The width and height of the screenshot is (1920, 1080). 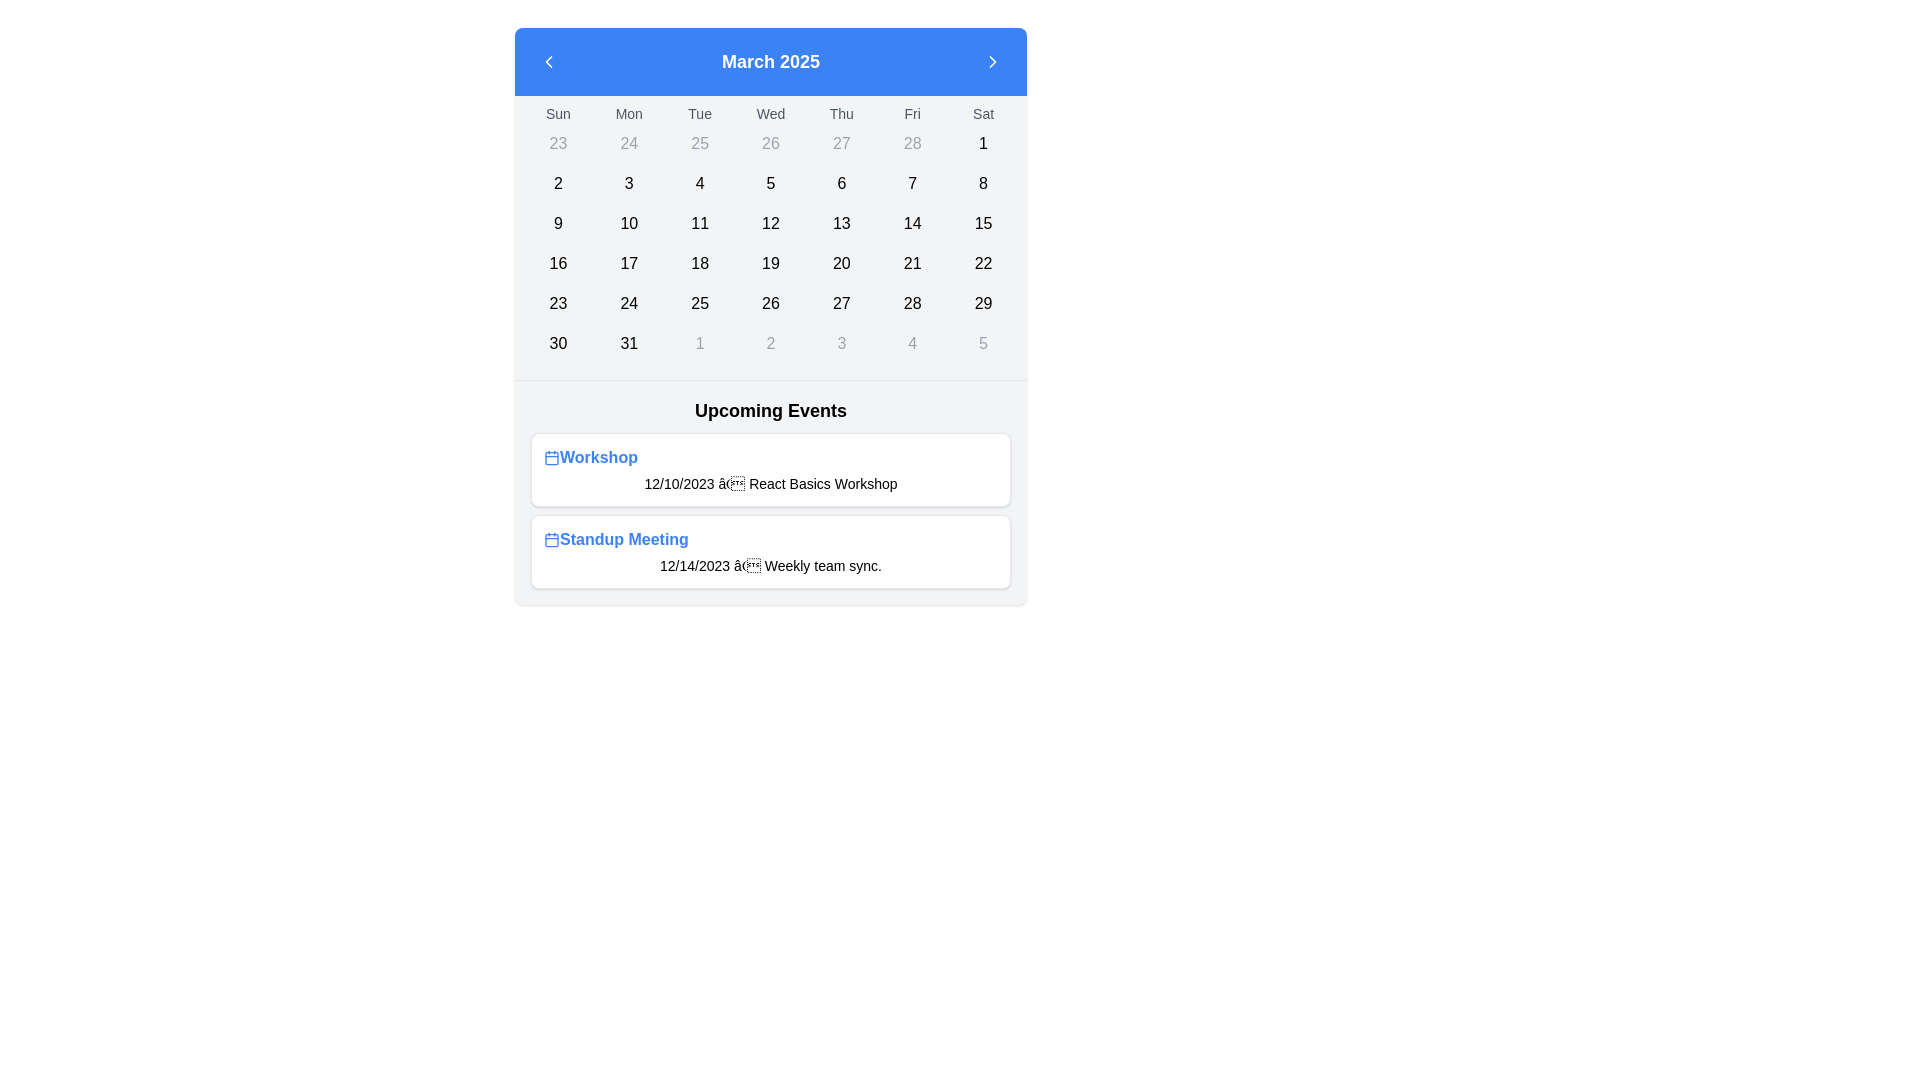 What do you see at coordinates (770, 223) in the screenshot?
I see `the date cell representing the number '12' in the calendar interface` at bounding box center [770, 223].